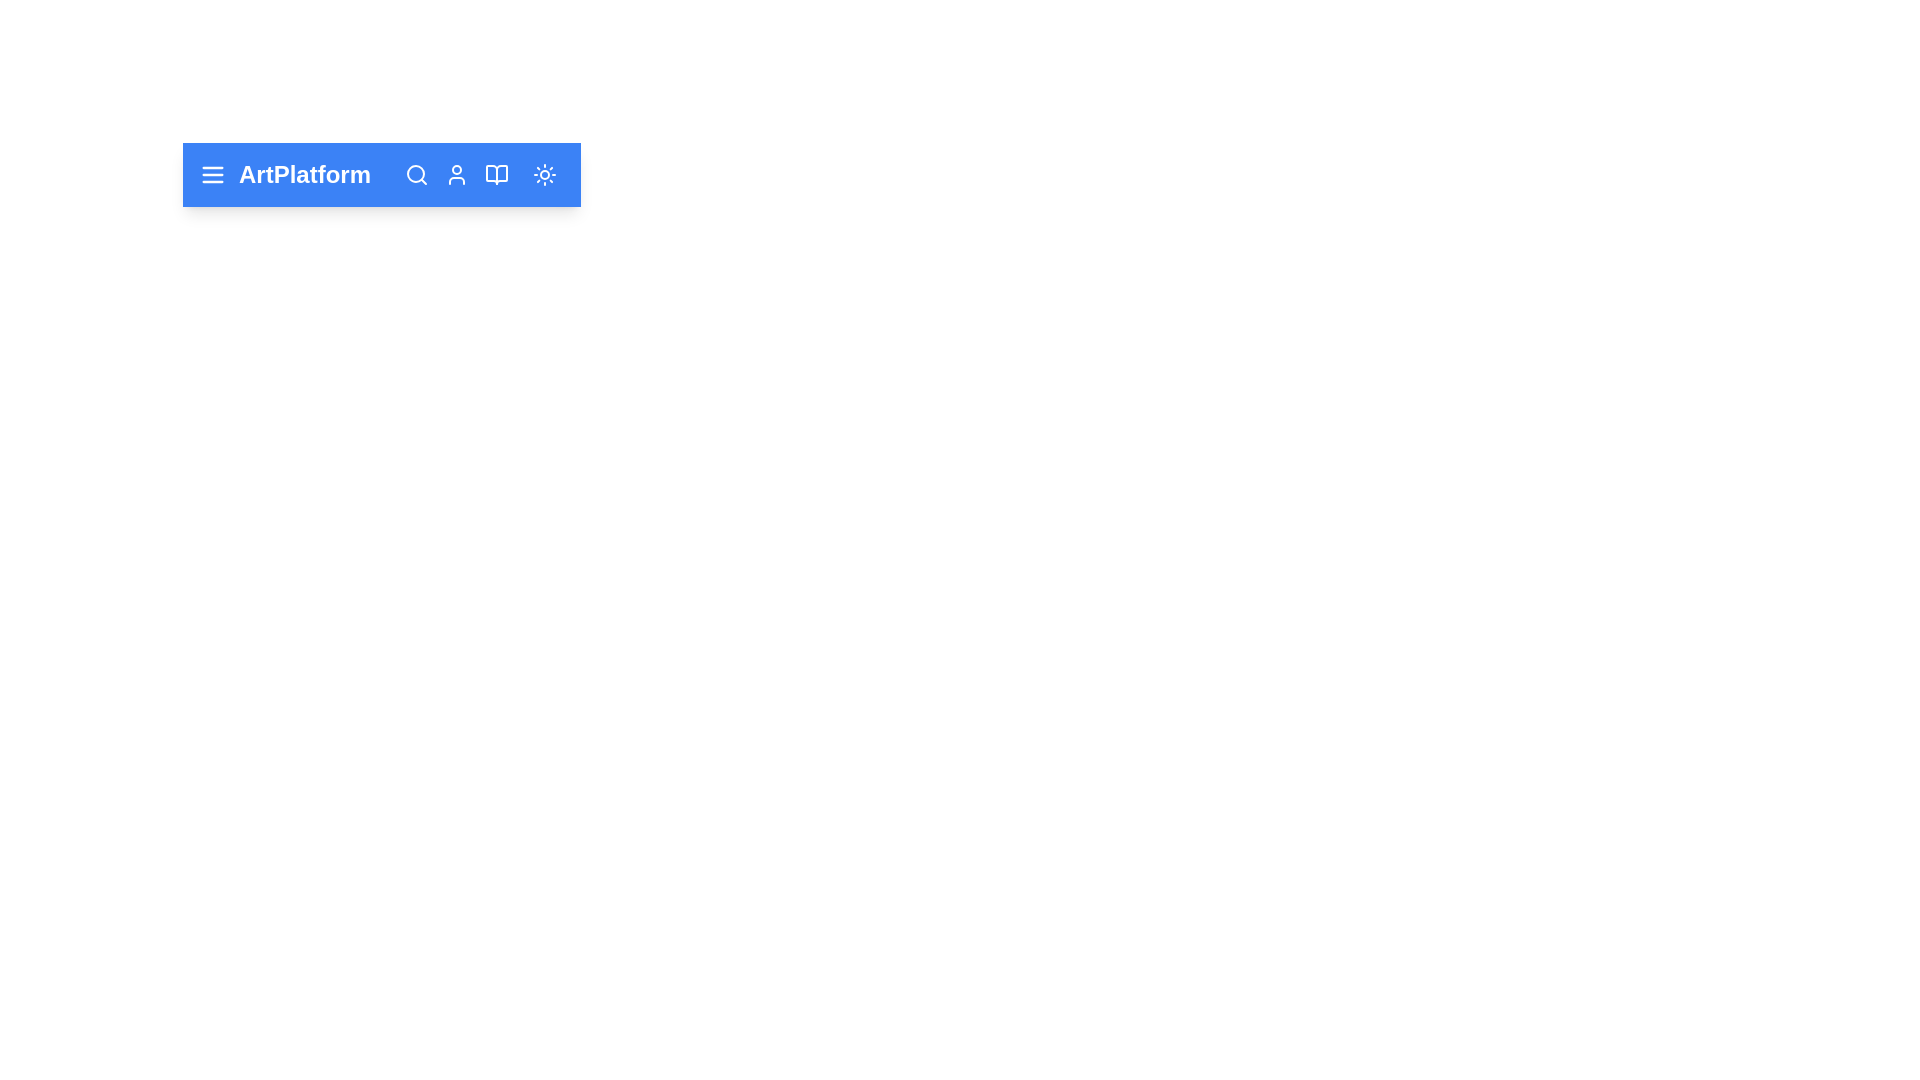 The width and height of the screenshot is (1920, 1080). What do you see at coordinates (212, 173) in the screenshot?
I see `the menu icon to expand the menu` at bounding box center [212, 173].